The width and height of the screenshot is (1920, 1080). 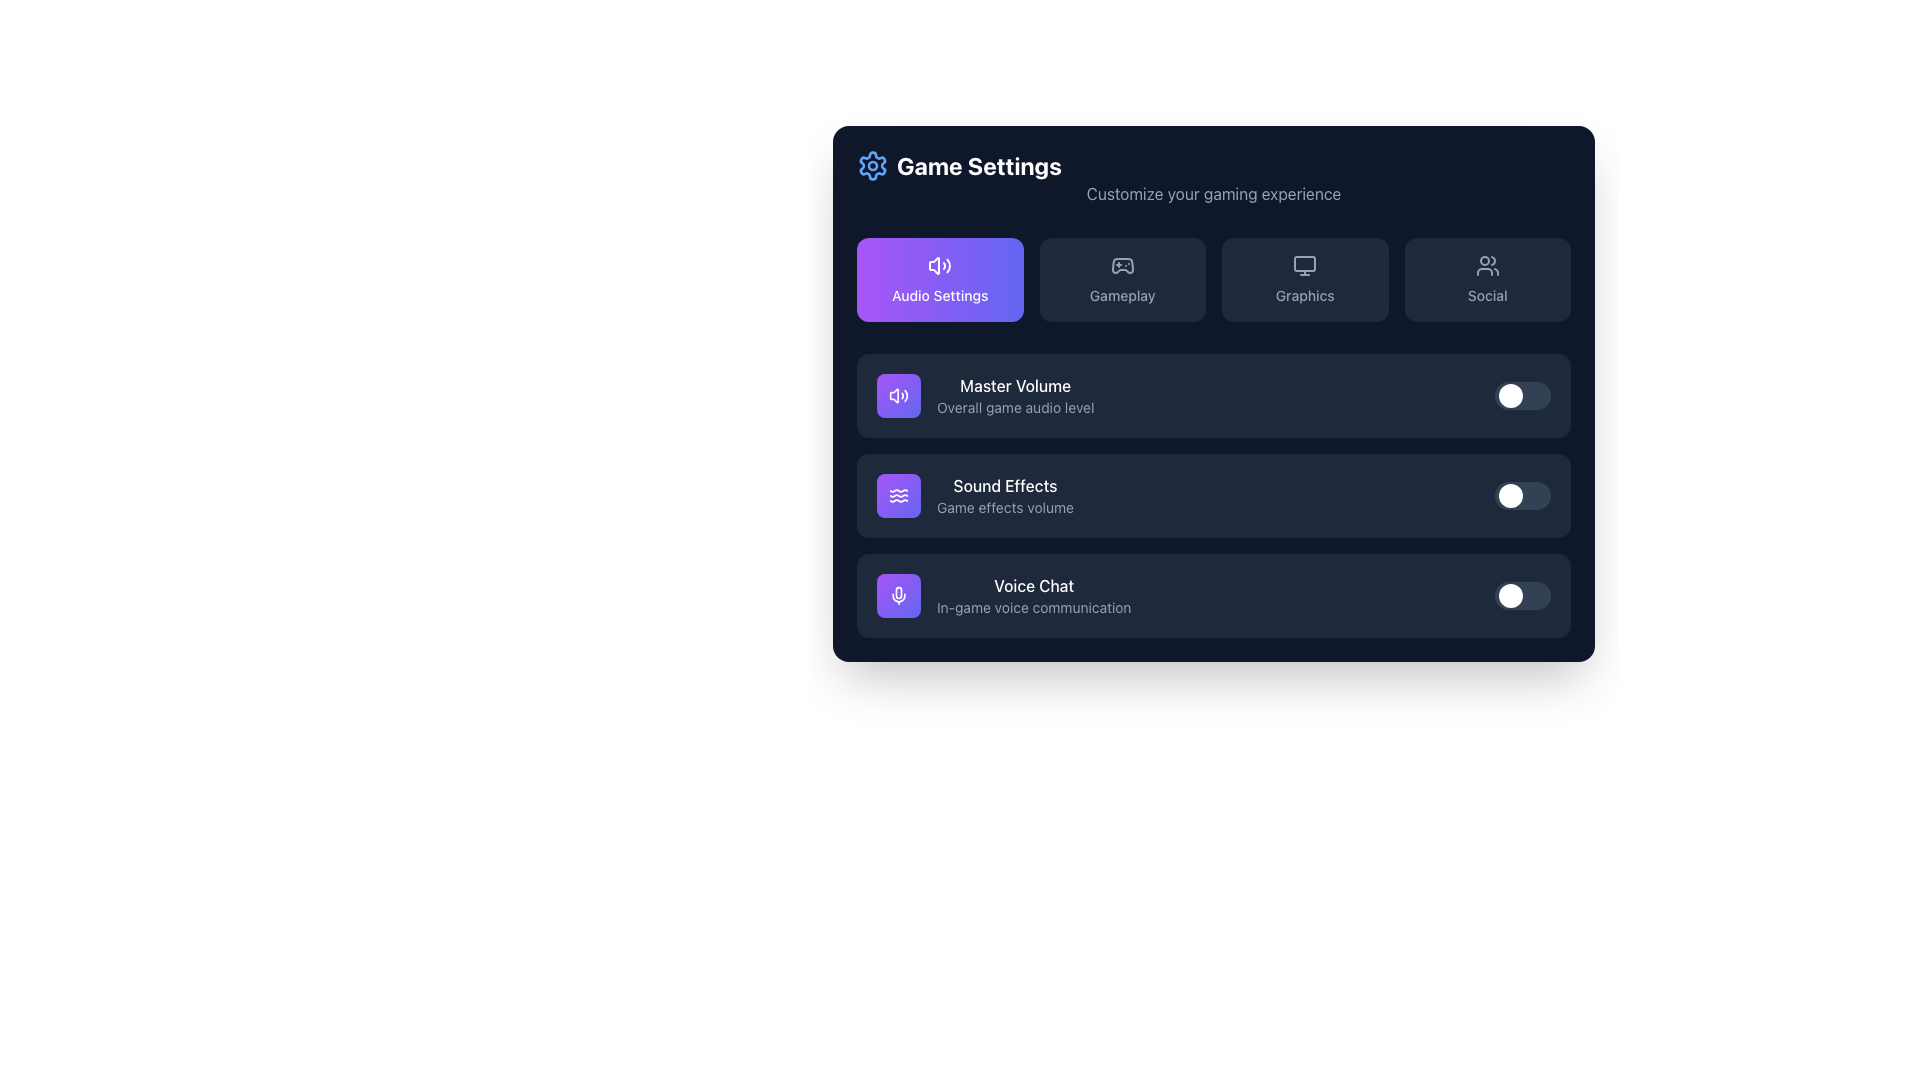 I want to click on the game controller icon located in the 'Gameplay' tab which is positioned next to the 'Audio Settings' tab on the left and the 'Graphics' tab on the right, so click(x=1122, y=265).